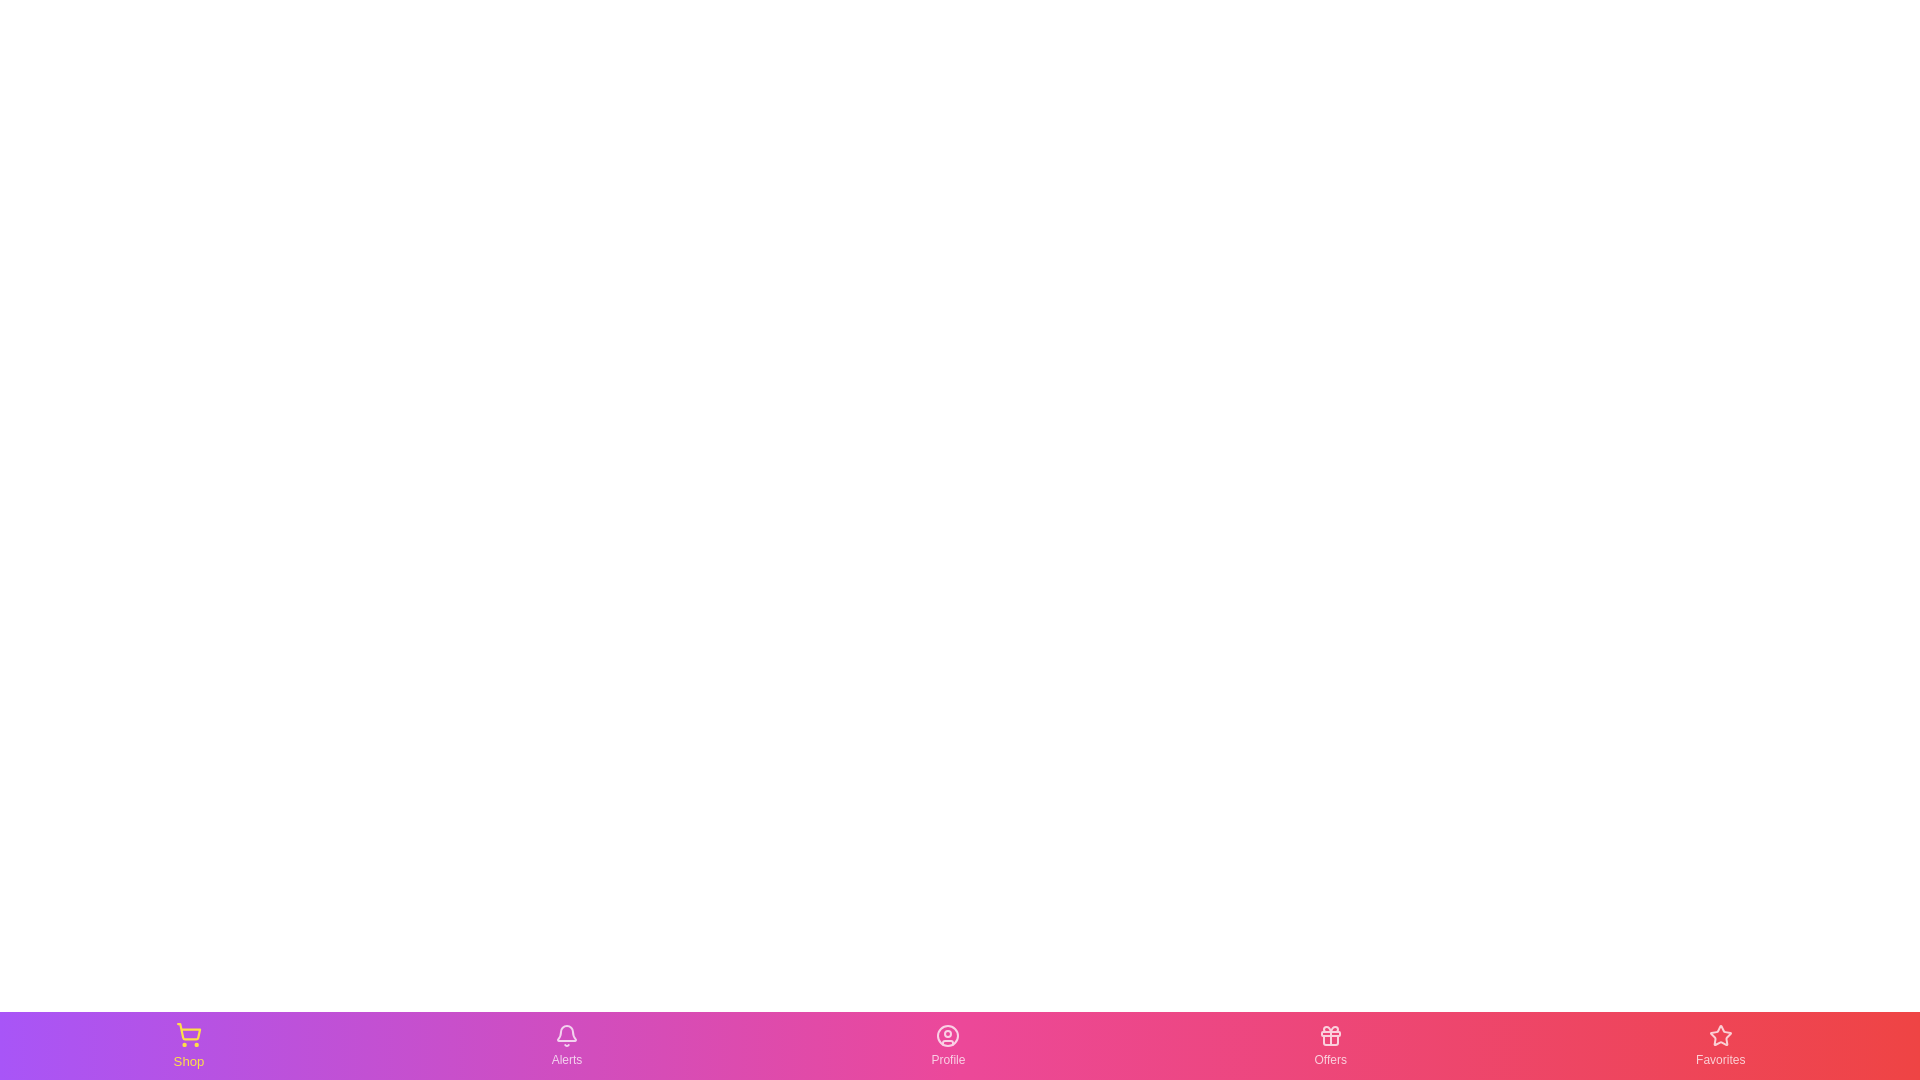 This screenshot has width=1920, height=1080. Describe the element at coordinates (1720, 1044) in the screenshot. I see `the Favorites tab in the bottom navigation bar` at that location.